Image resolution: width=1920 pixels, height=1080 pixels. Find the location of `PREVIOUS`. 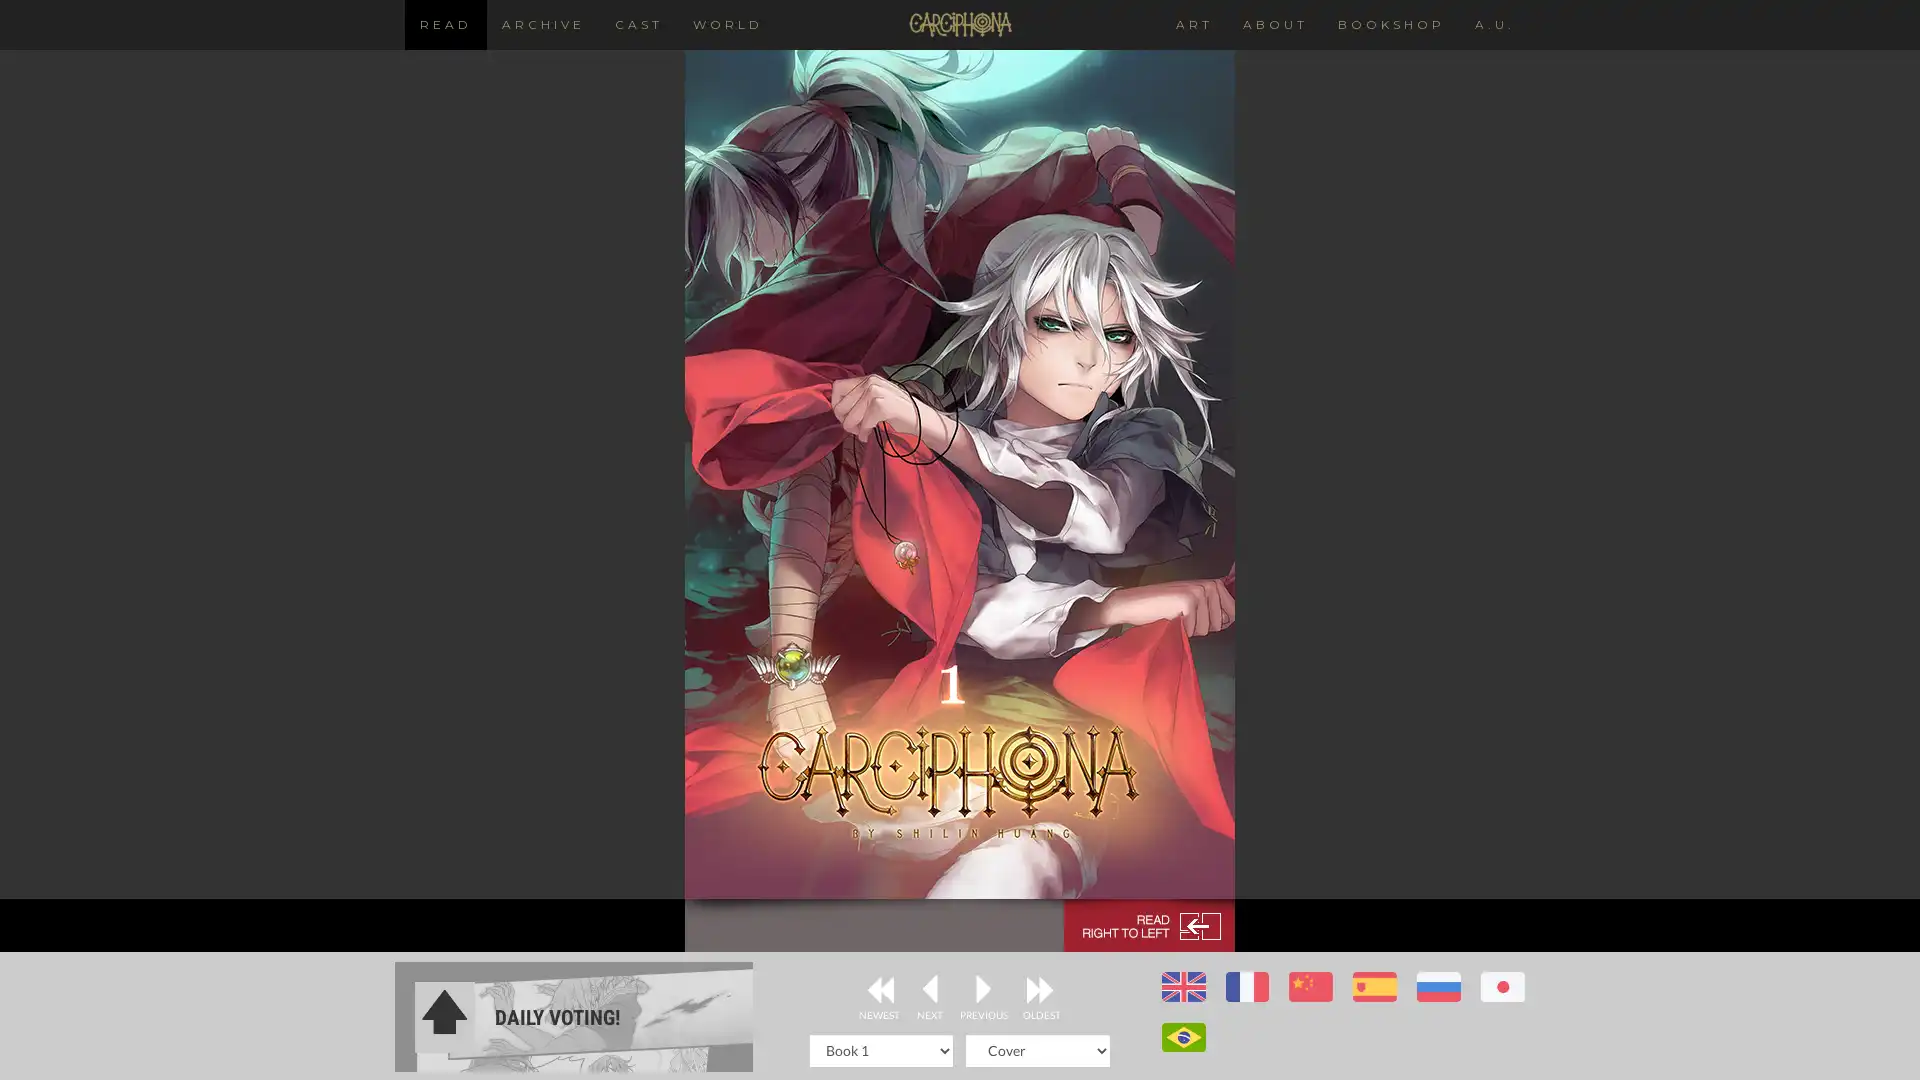

PREVIOUS is located at coordinates (983, 991).